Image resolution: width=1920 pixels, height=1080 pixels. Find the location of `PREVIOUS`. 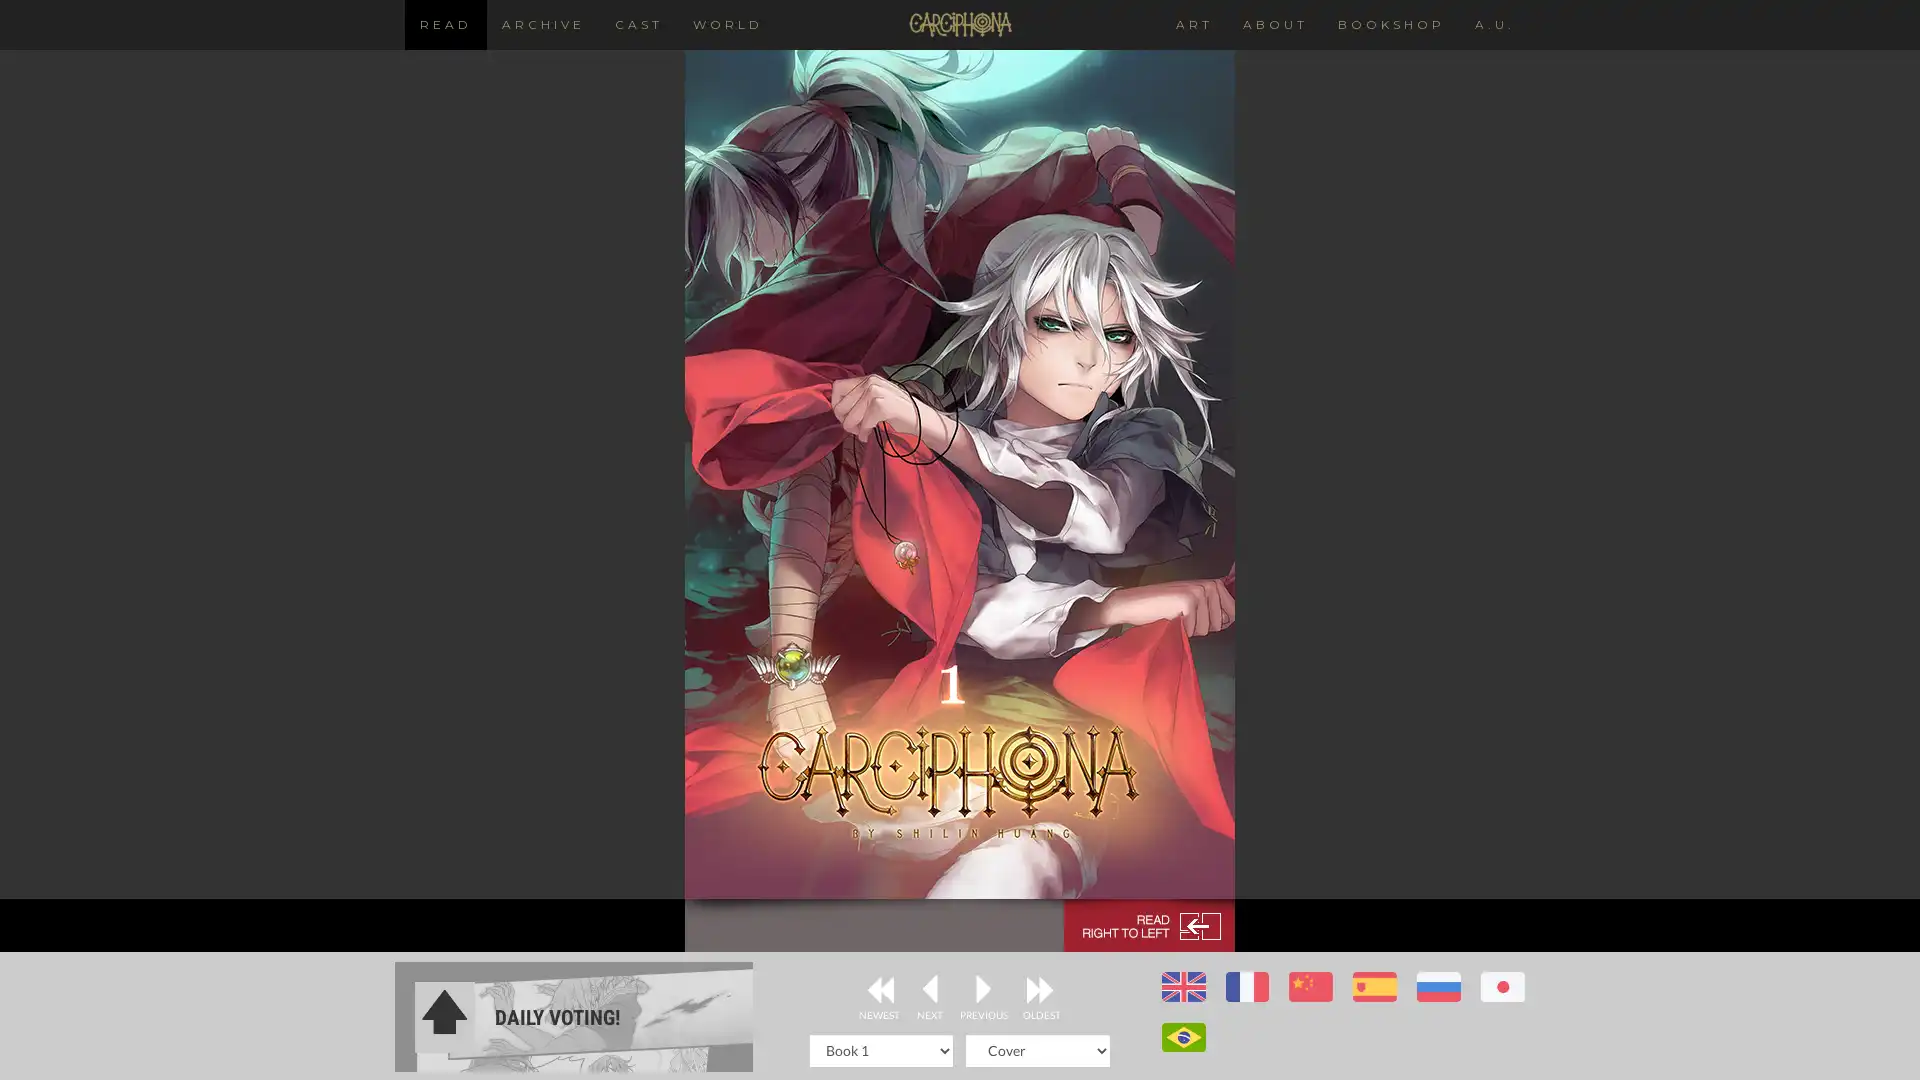

PREVIOUS is located at coordinates (983, 991).